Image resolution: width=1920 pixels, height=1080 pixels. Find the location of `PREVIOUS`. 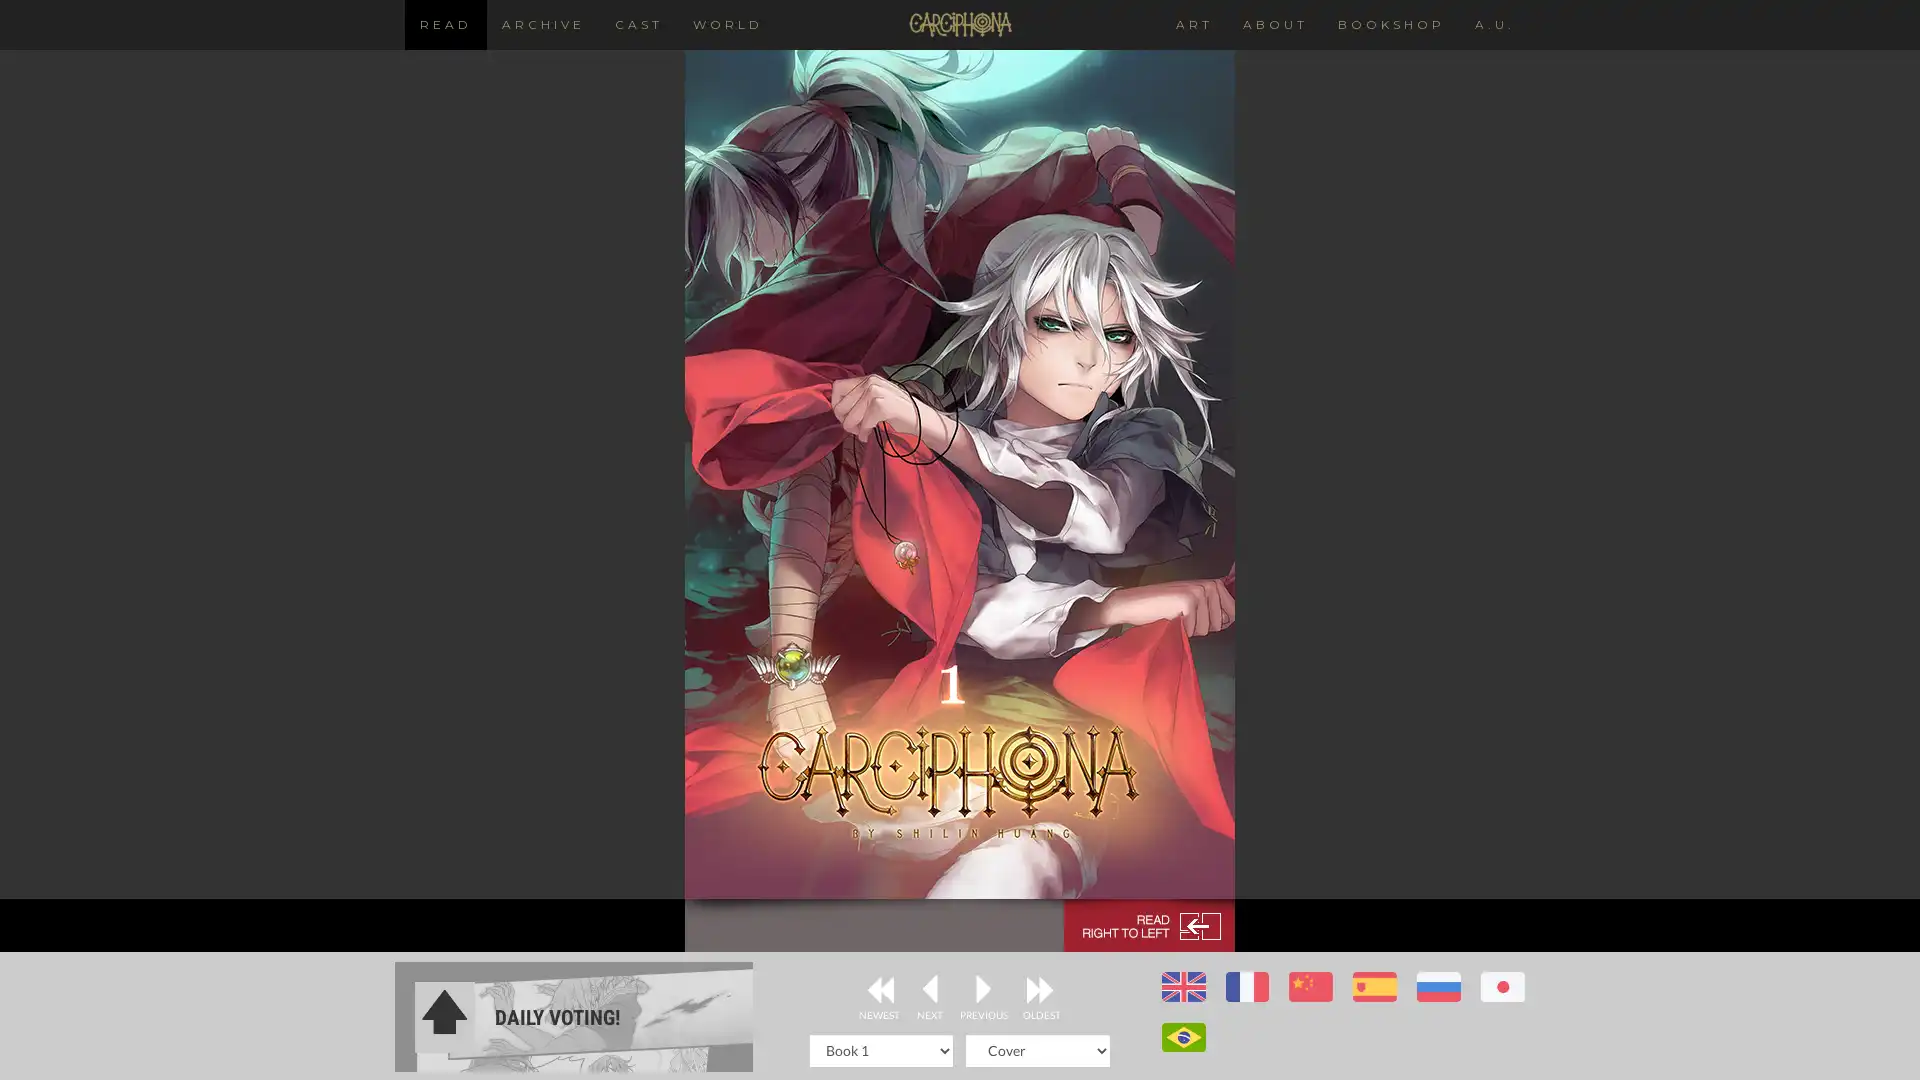

PREVIOUS is located at coordinates (983, 991).